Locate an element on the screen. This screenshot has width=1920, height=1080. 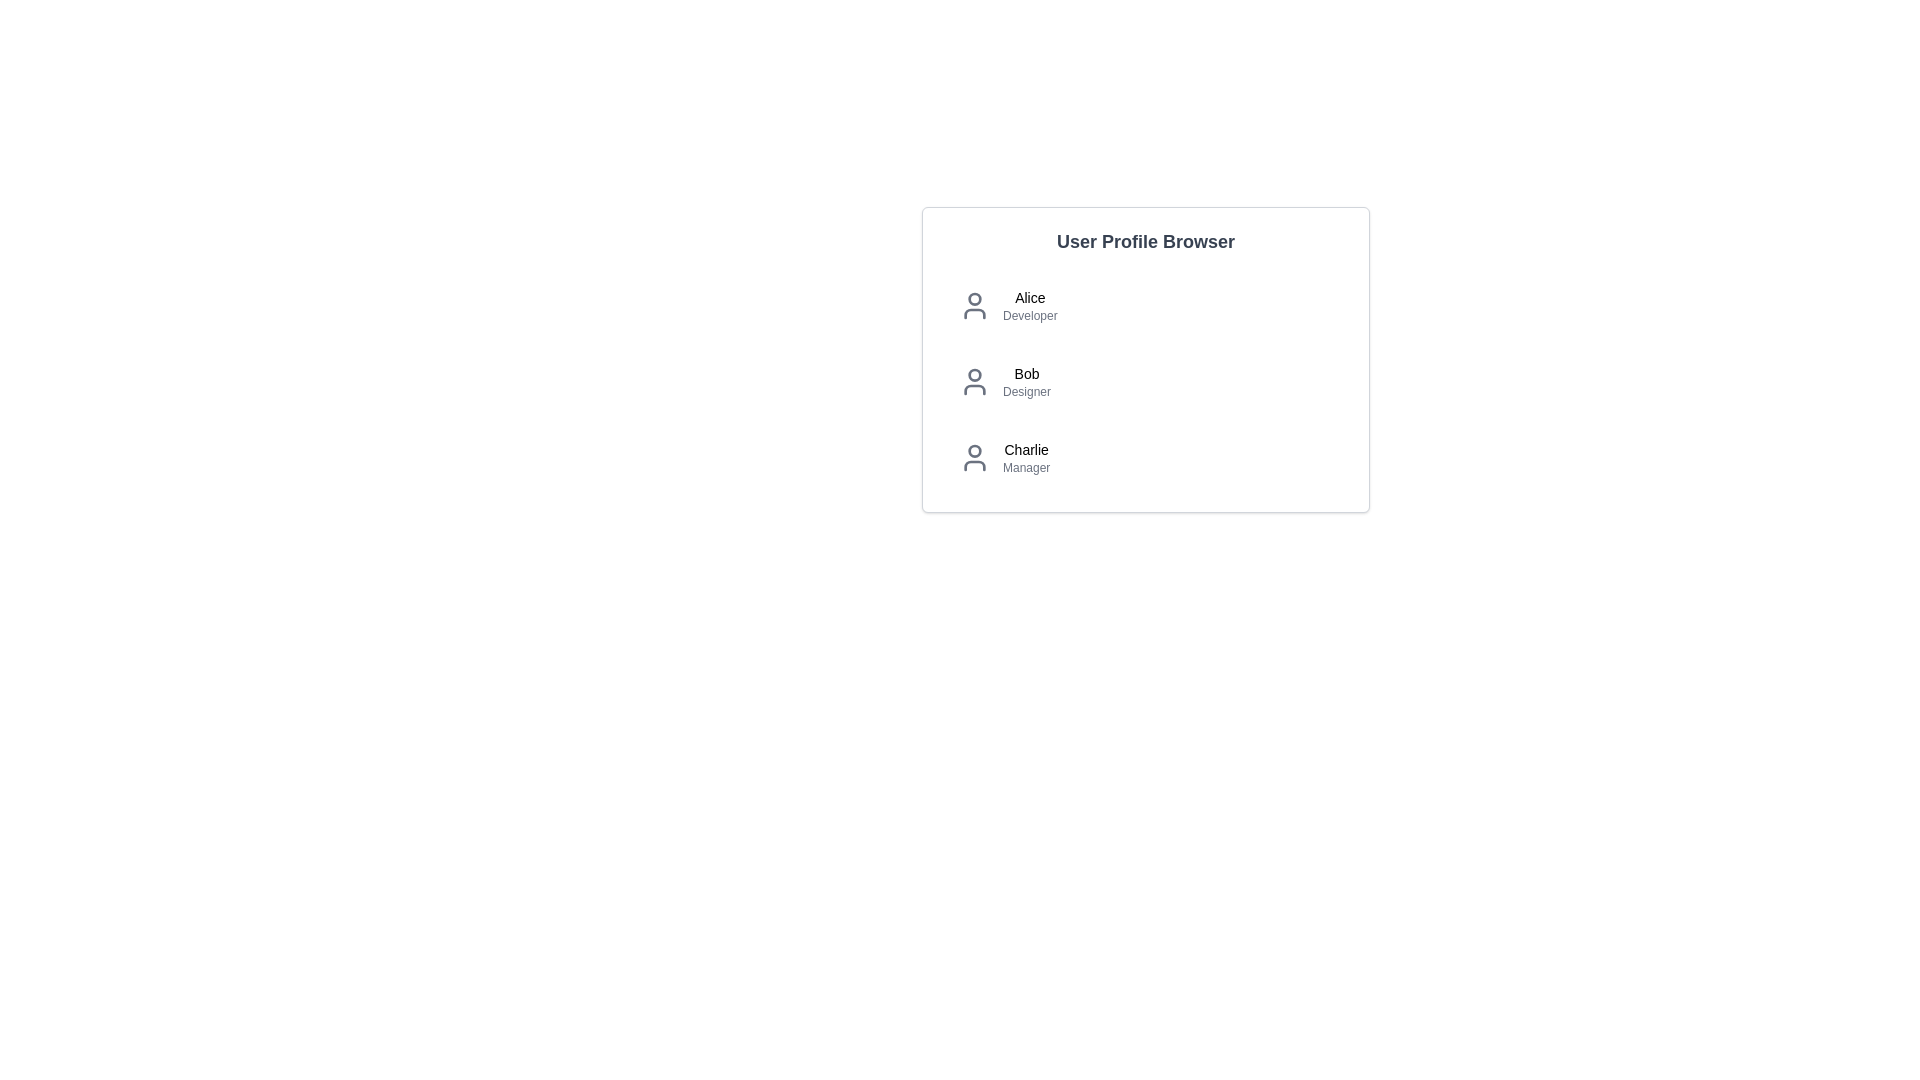
the Circle element within the SVG graphic that represents a part of the profile icon for 'Alice, Developer' is located at coordinates (974, 299).